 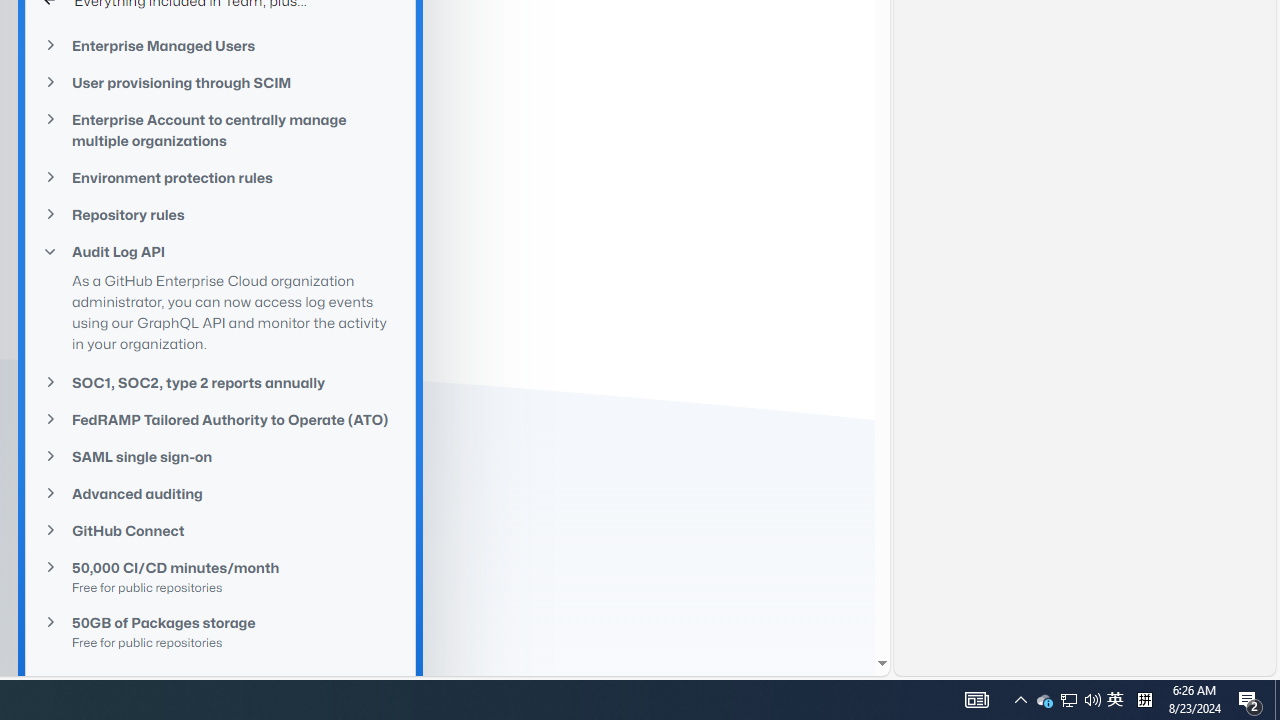 I want to click on 'Enterprise Managed Users', so click(x=220, y=45).